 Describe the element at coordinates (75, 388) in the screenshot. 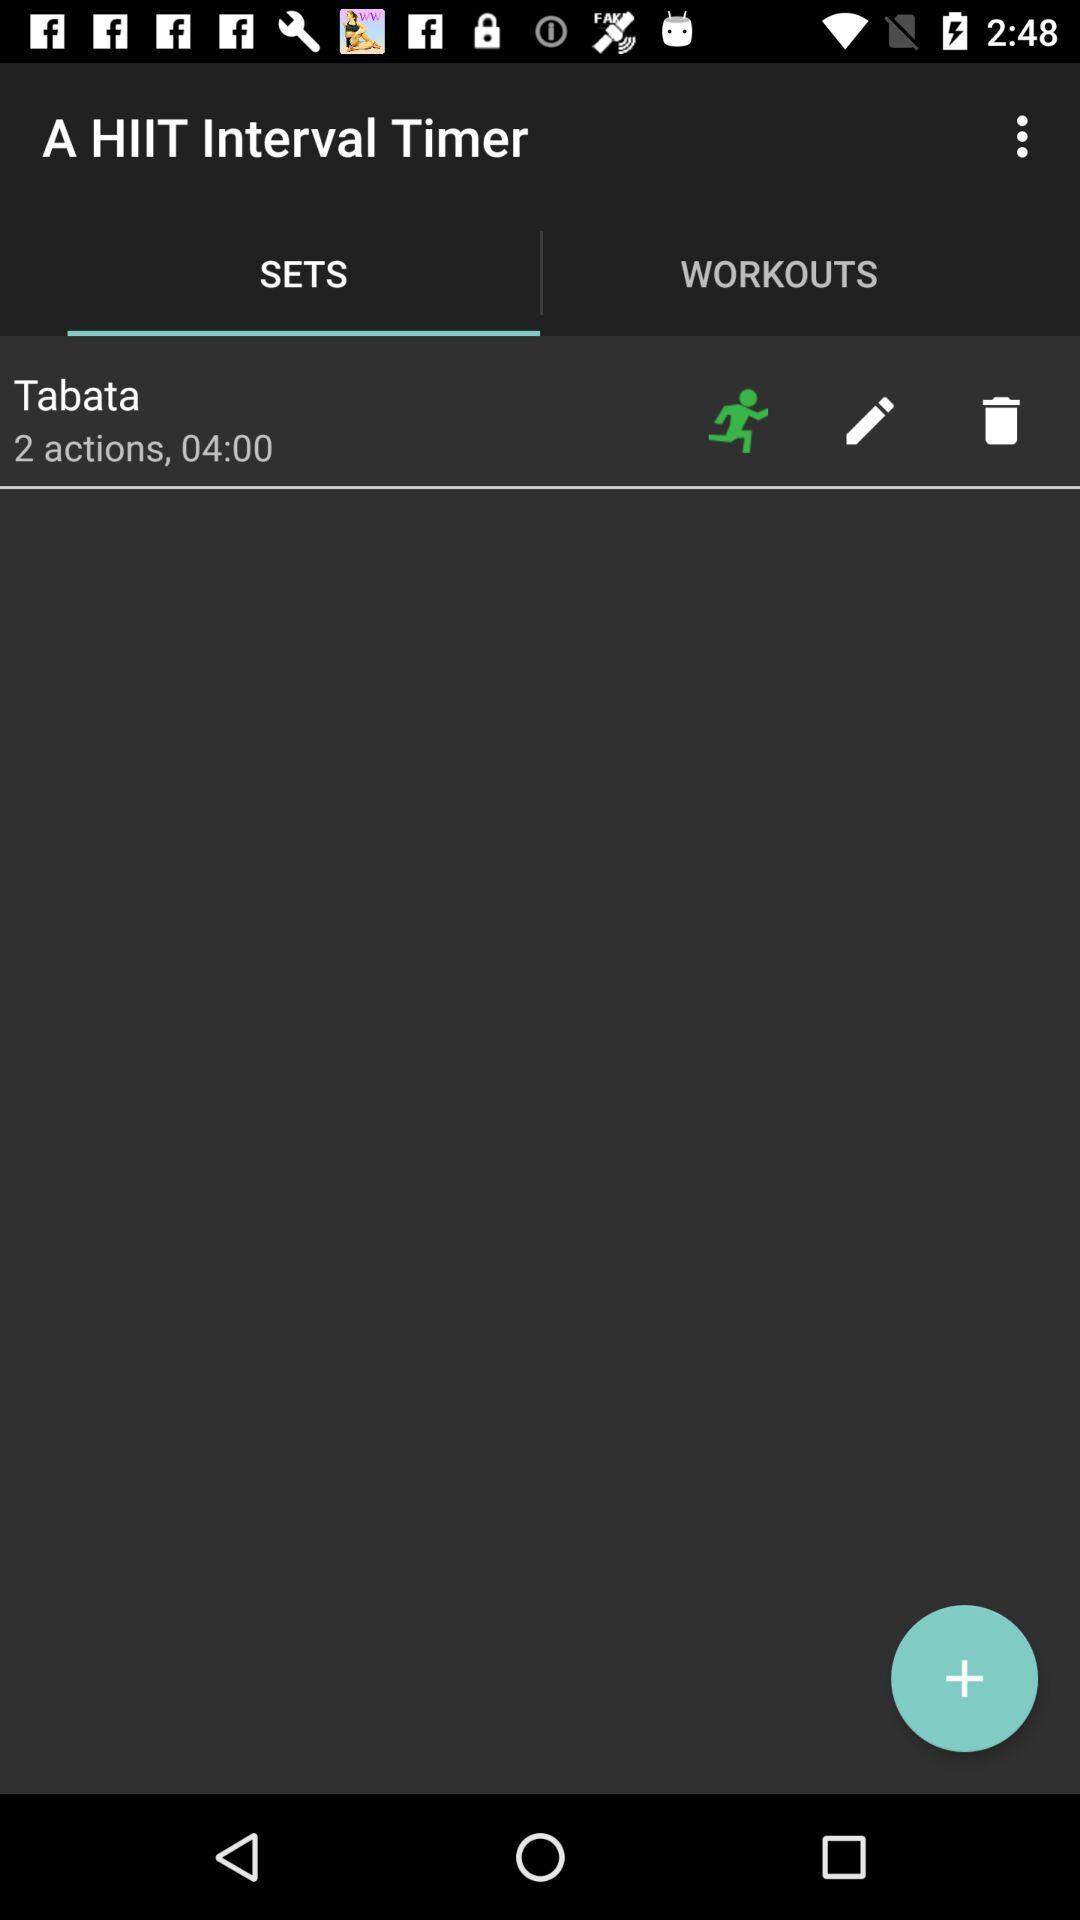

I see `icon to the left of sets item` at that location.